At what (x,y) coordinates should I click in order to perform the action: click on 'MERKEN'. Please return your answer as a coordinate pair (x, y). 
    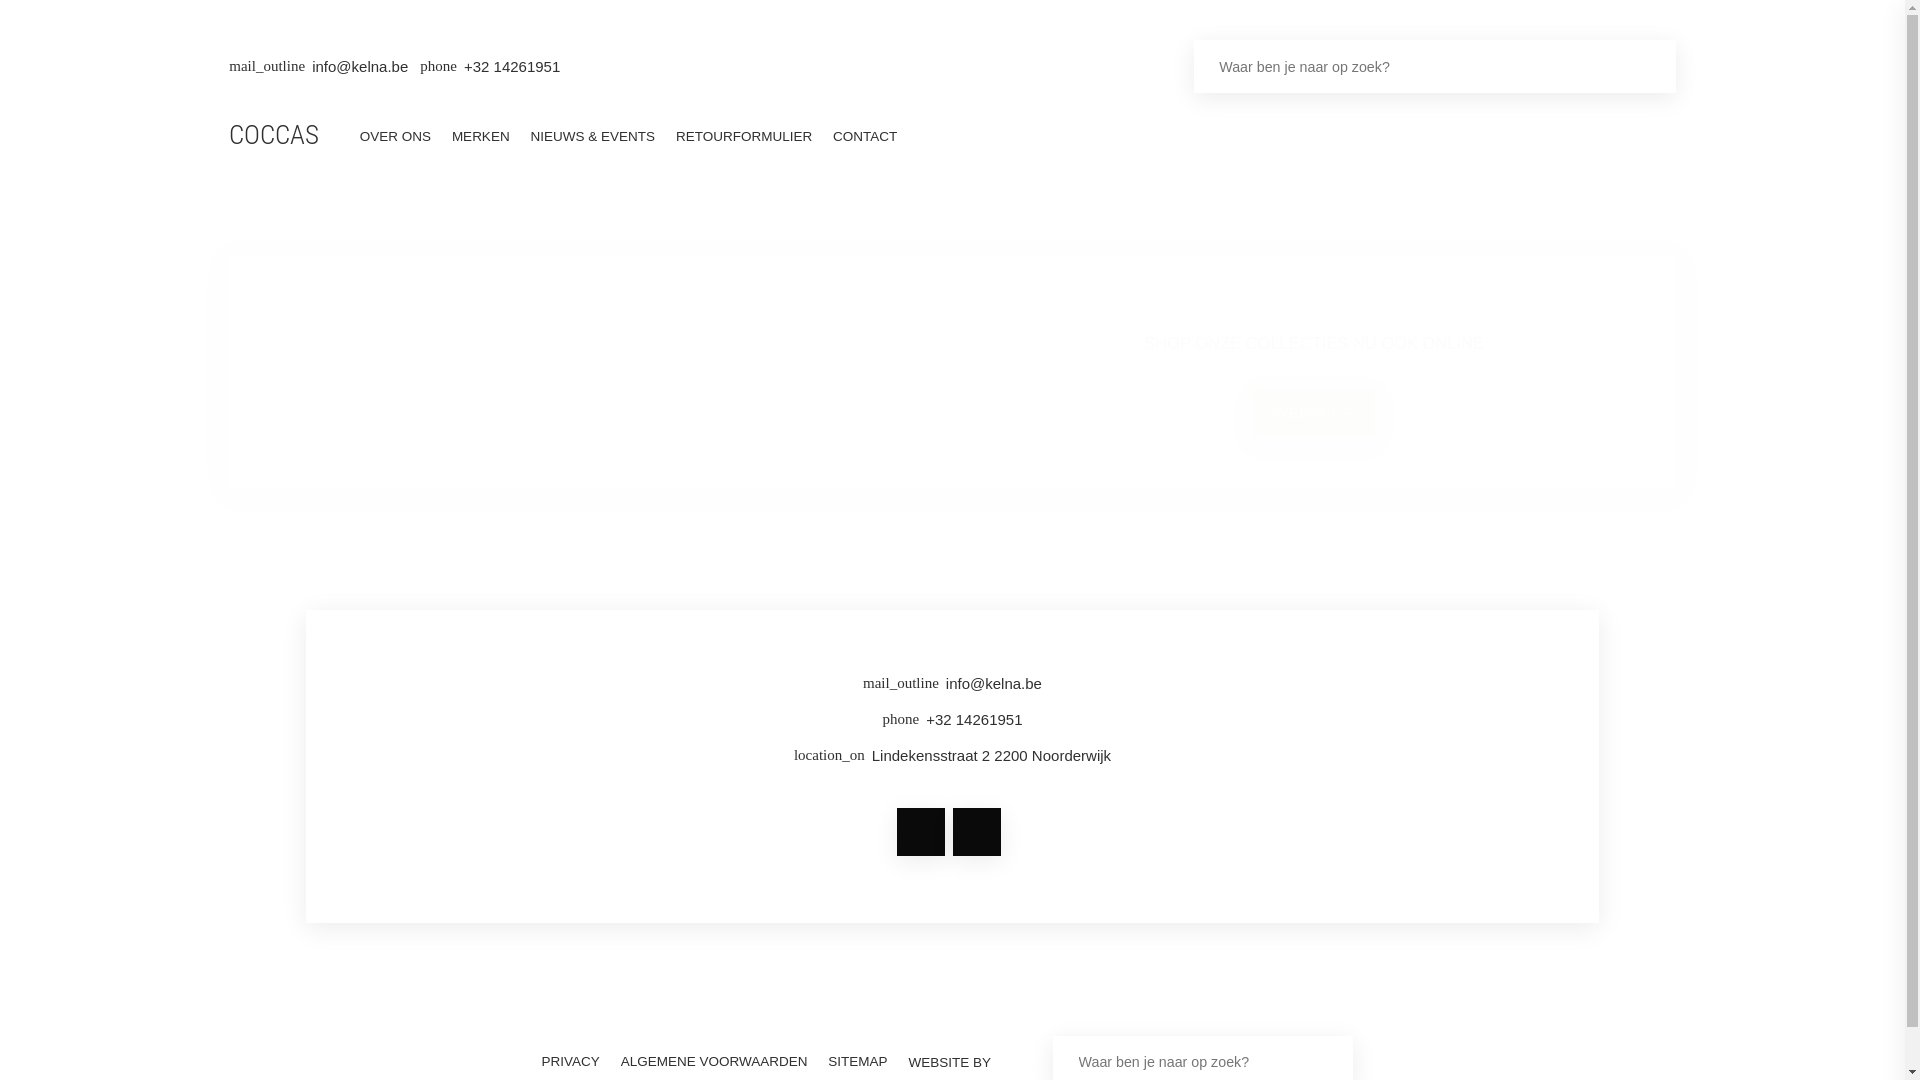
    Looking at the image, I should click on (480, 135).